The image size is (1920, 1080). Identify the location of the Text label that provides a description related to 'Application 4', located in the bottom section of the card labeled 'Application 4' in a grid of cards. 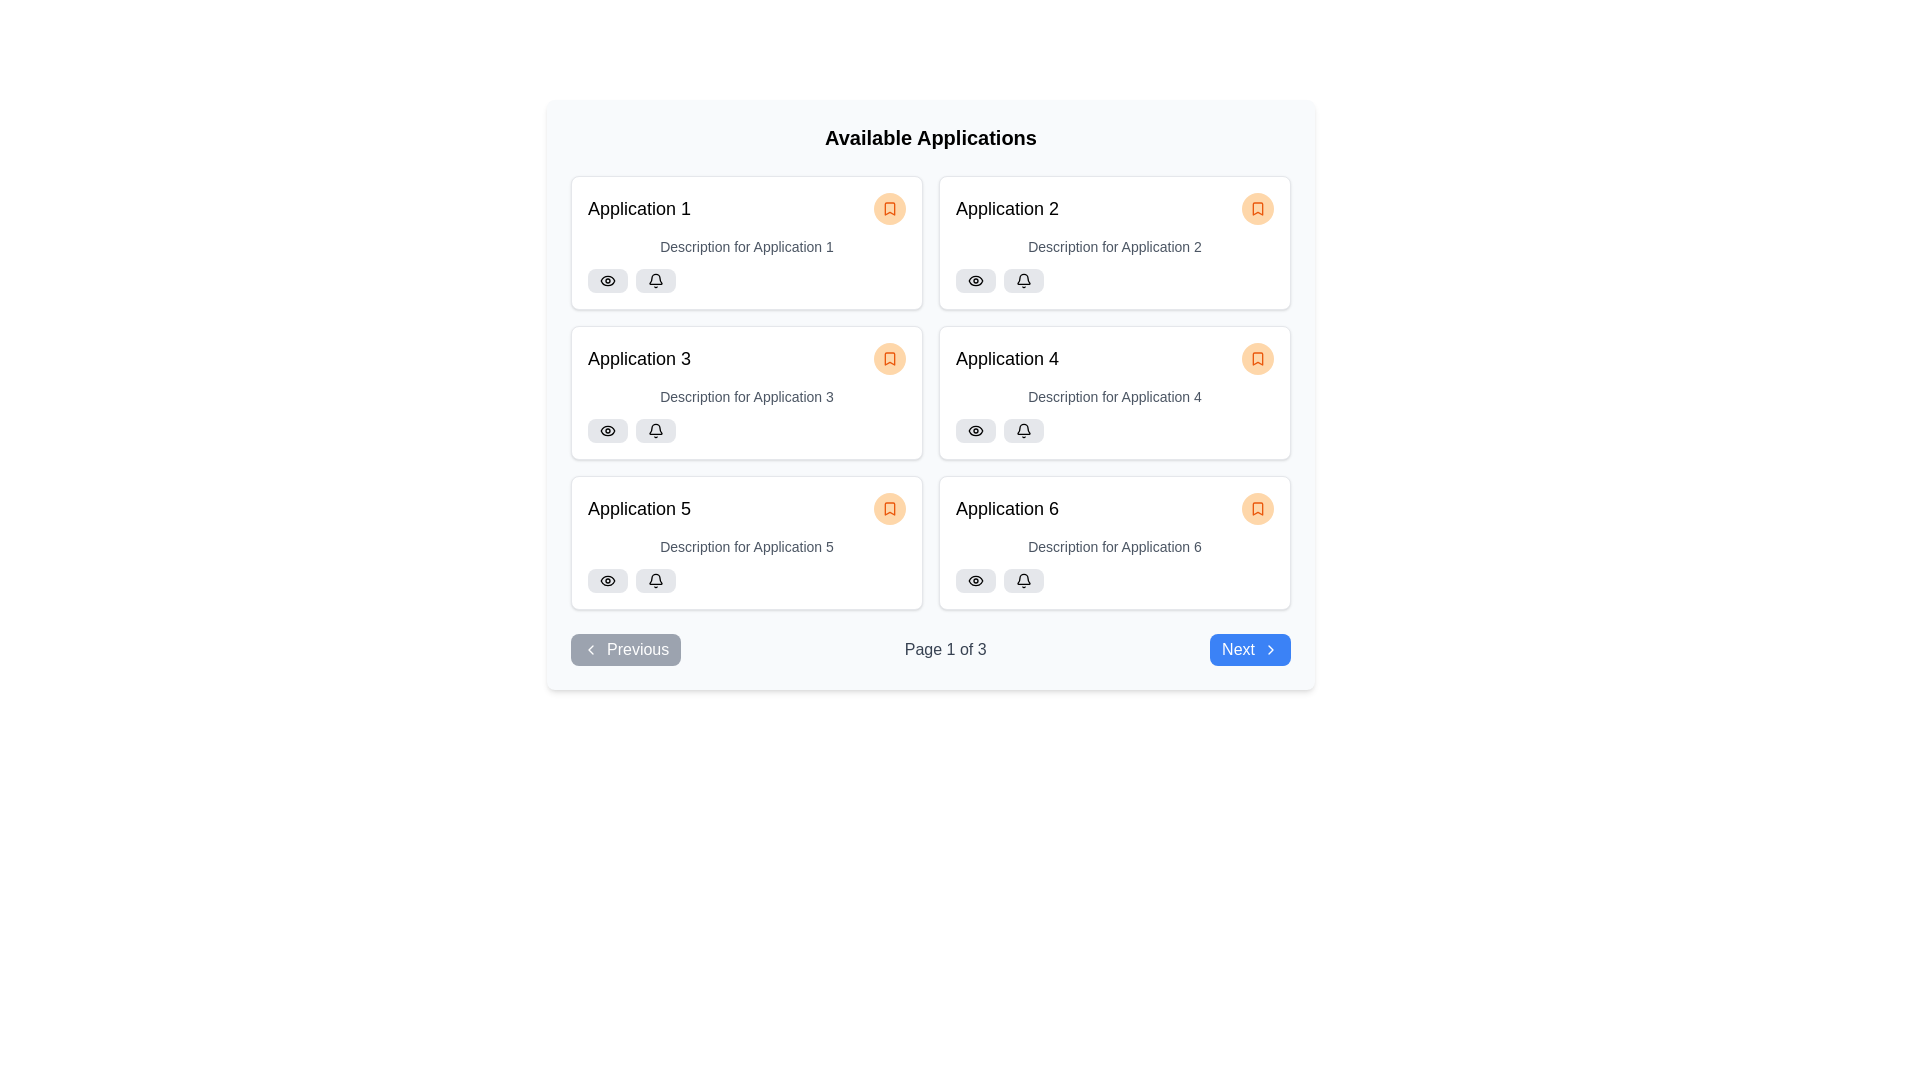
(1113, 397).